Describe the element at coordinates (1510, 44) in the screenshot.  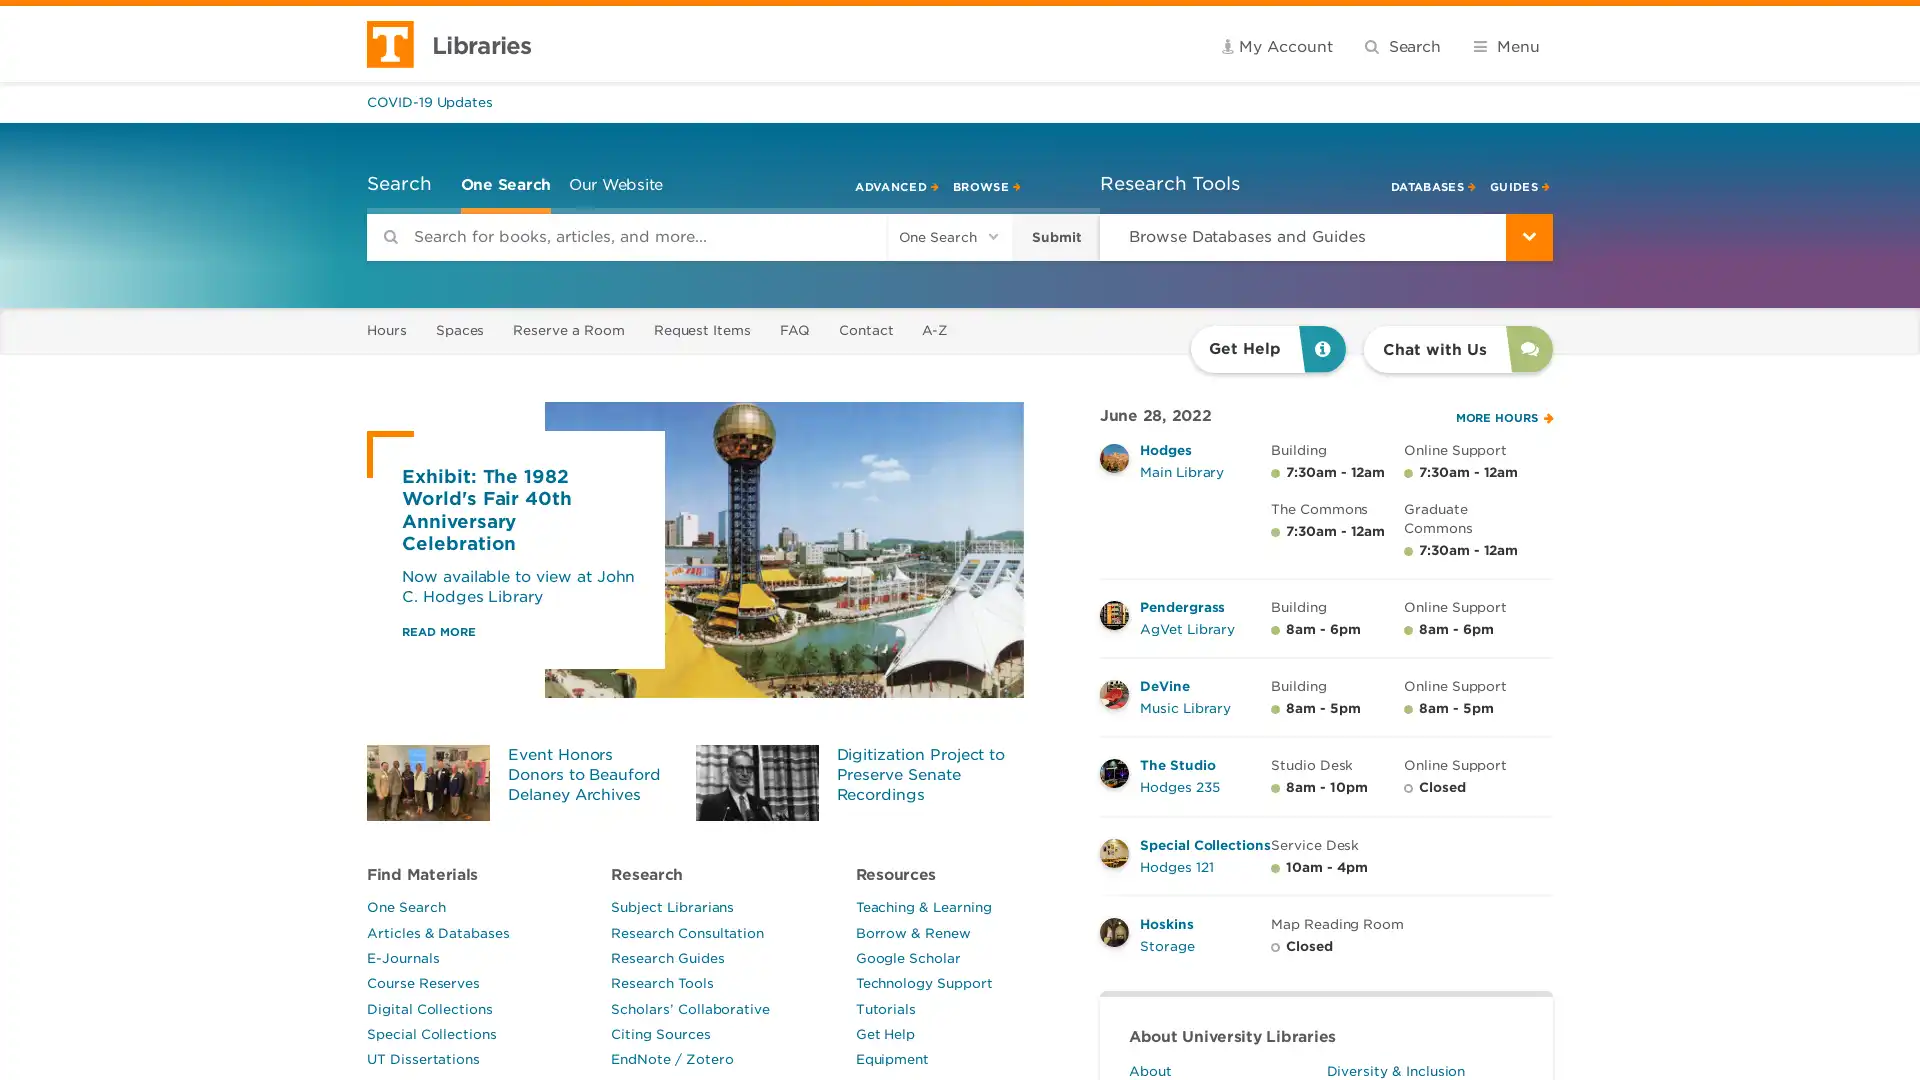
I see `Submit search` at that location.